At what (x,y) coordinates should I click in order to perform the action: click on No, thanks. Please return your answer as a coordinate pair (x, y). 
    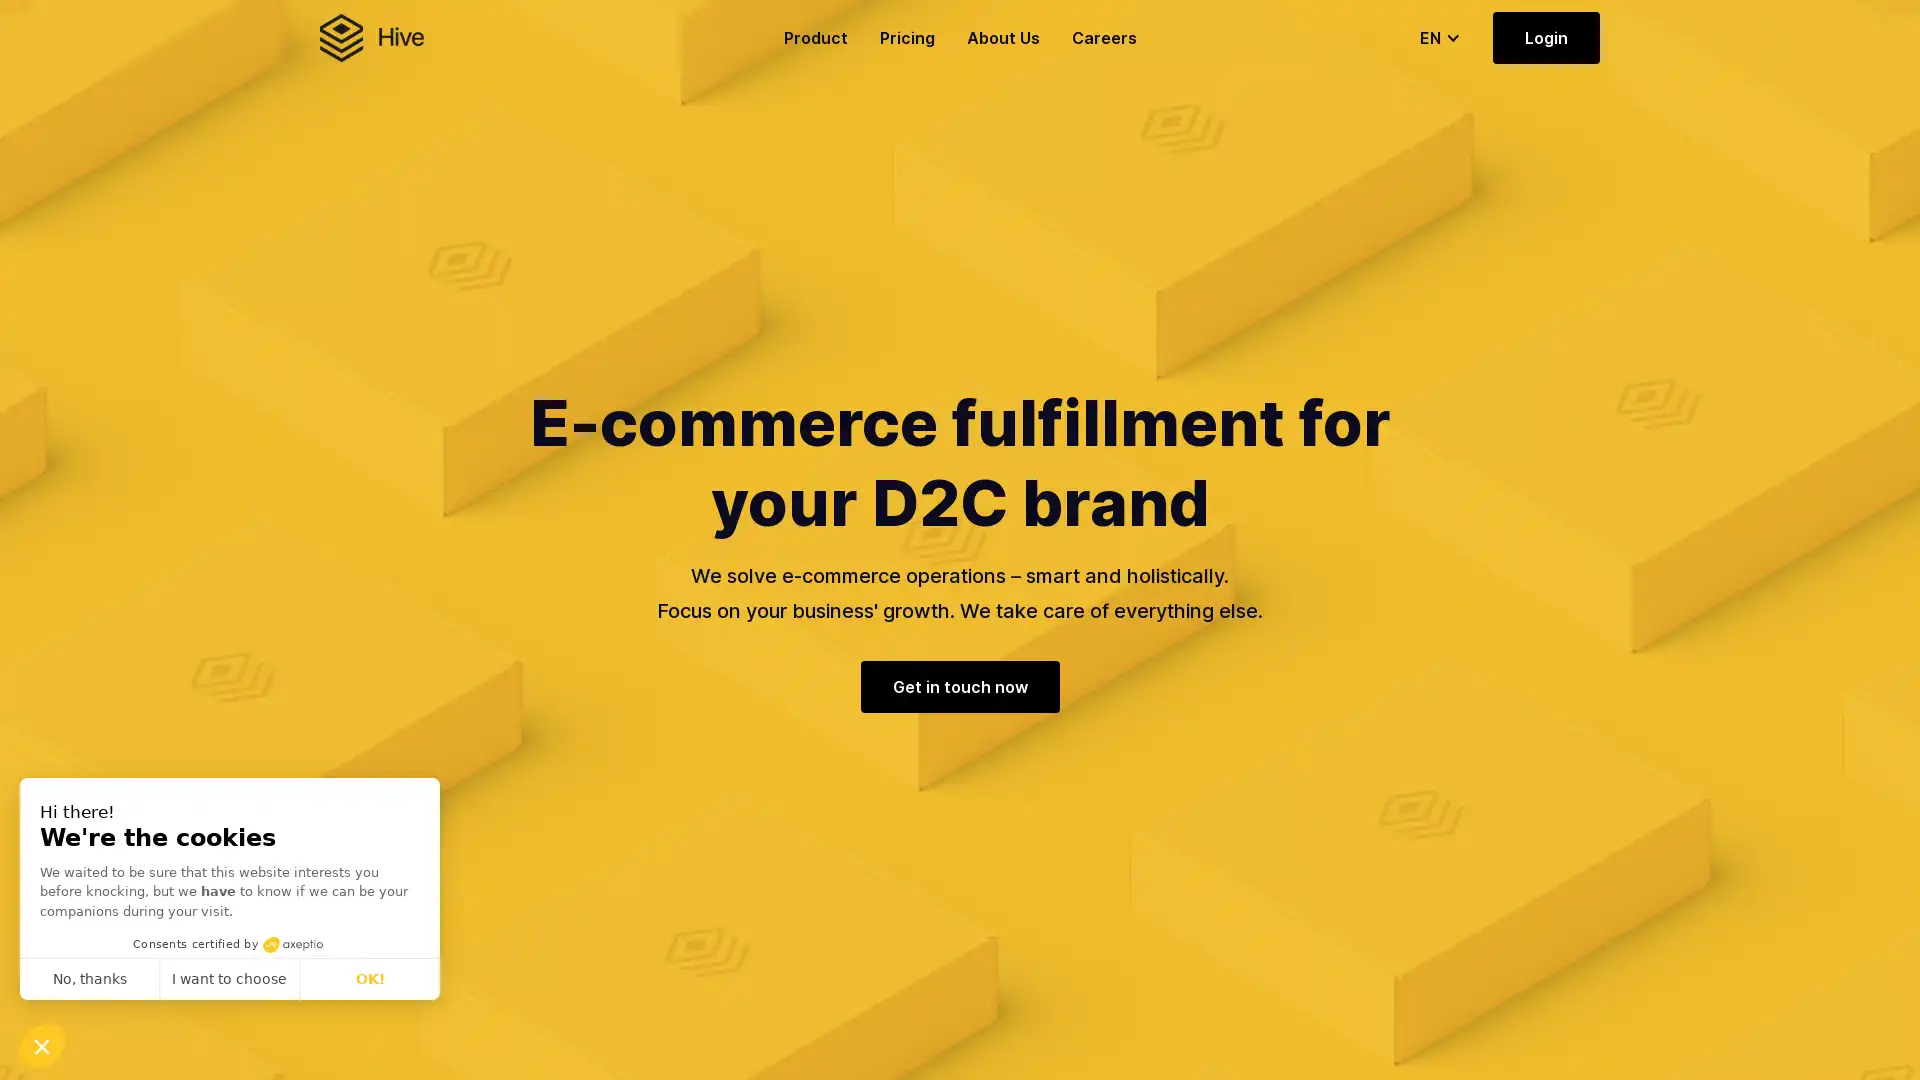
    Looking at the image, I should click on (89, 978).